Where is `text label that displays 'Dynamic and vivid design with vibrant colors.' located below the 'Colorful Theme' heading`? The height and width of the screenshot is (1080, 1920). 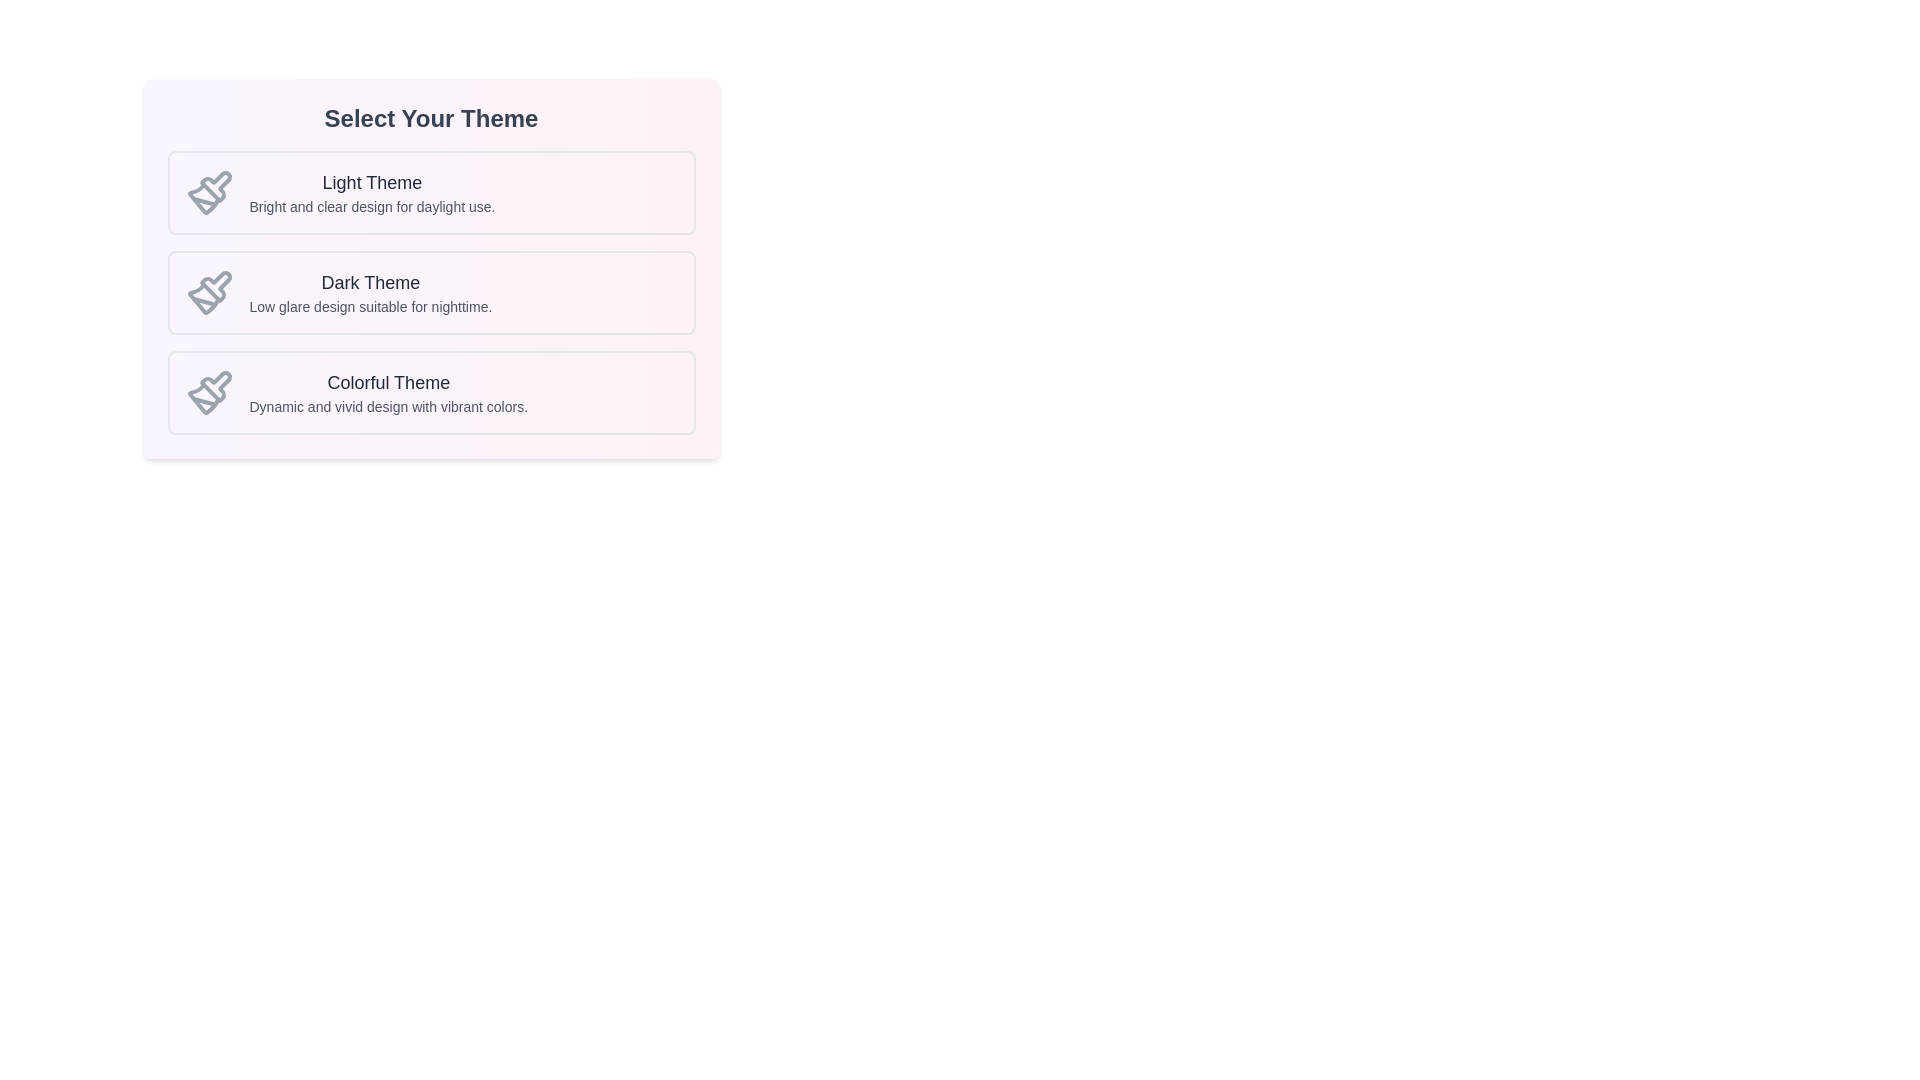 text label that displays 'Dynamic and vivid design with vibrant colors.' located below the 'Colorful Theme' heading is located at coordinates (388, 406).